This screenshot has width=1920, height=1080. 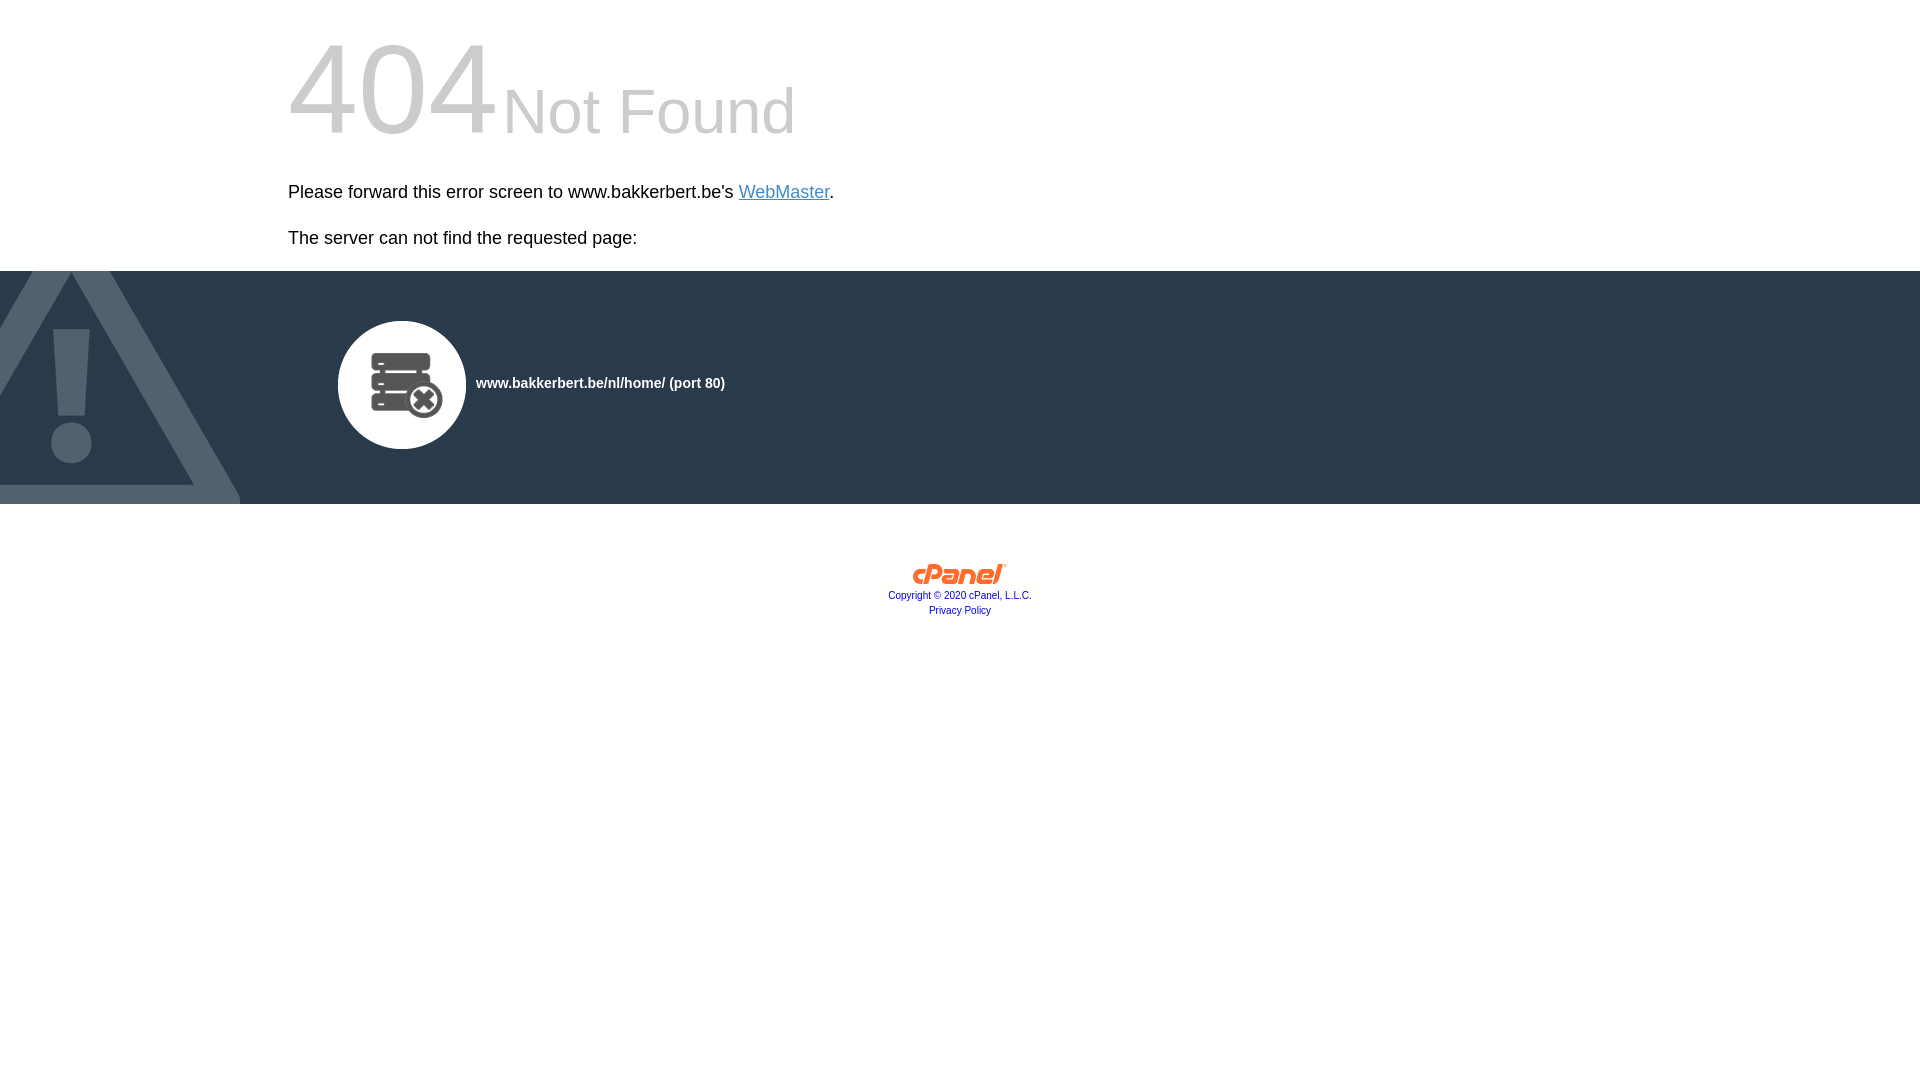 What do you see at coordinates (960, 609) in the screenshot?
I see `'Privacy Policy'` at bounding box center [960, 609].